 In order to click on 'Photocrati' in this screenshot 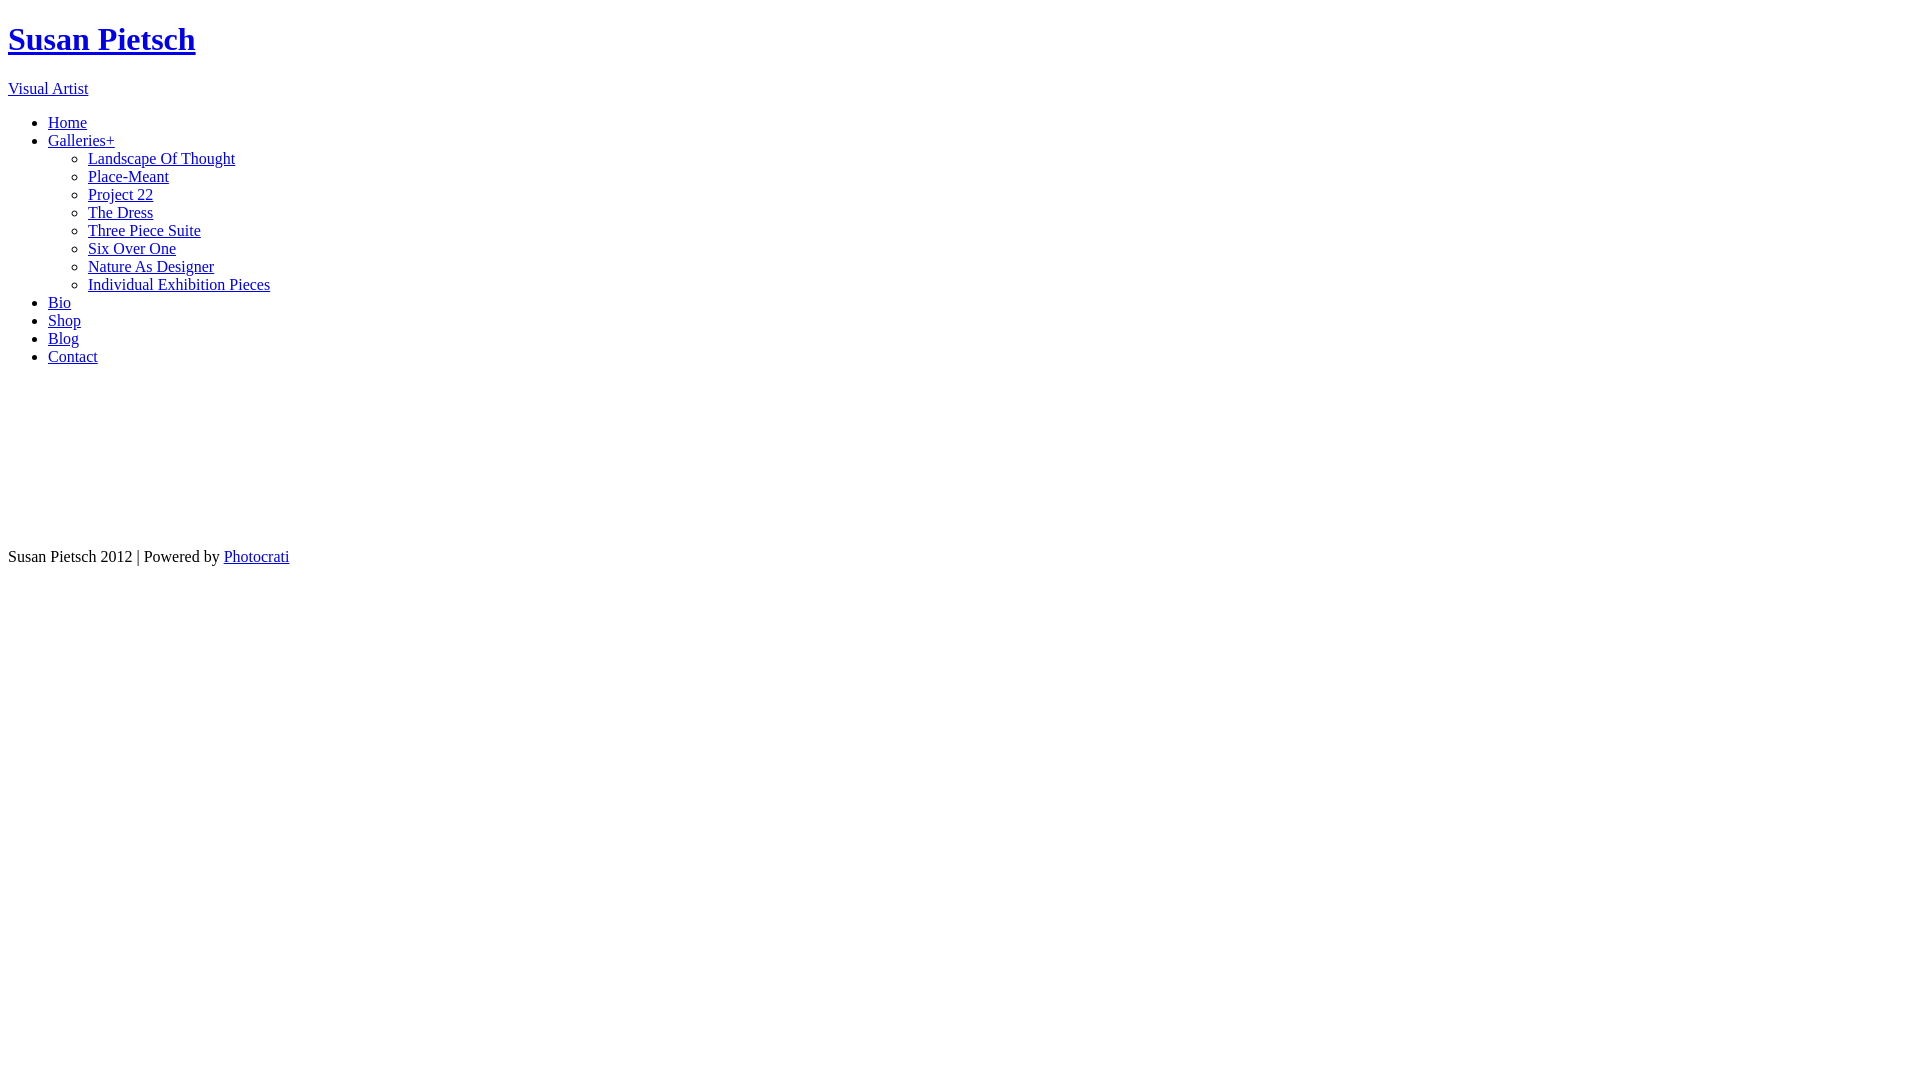, I will do `click(224, 556)`.